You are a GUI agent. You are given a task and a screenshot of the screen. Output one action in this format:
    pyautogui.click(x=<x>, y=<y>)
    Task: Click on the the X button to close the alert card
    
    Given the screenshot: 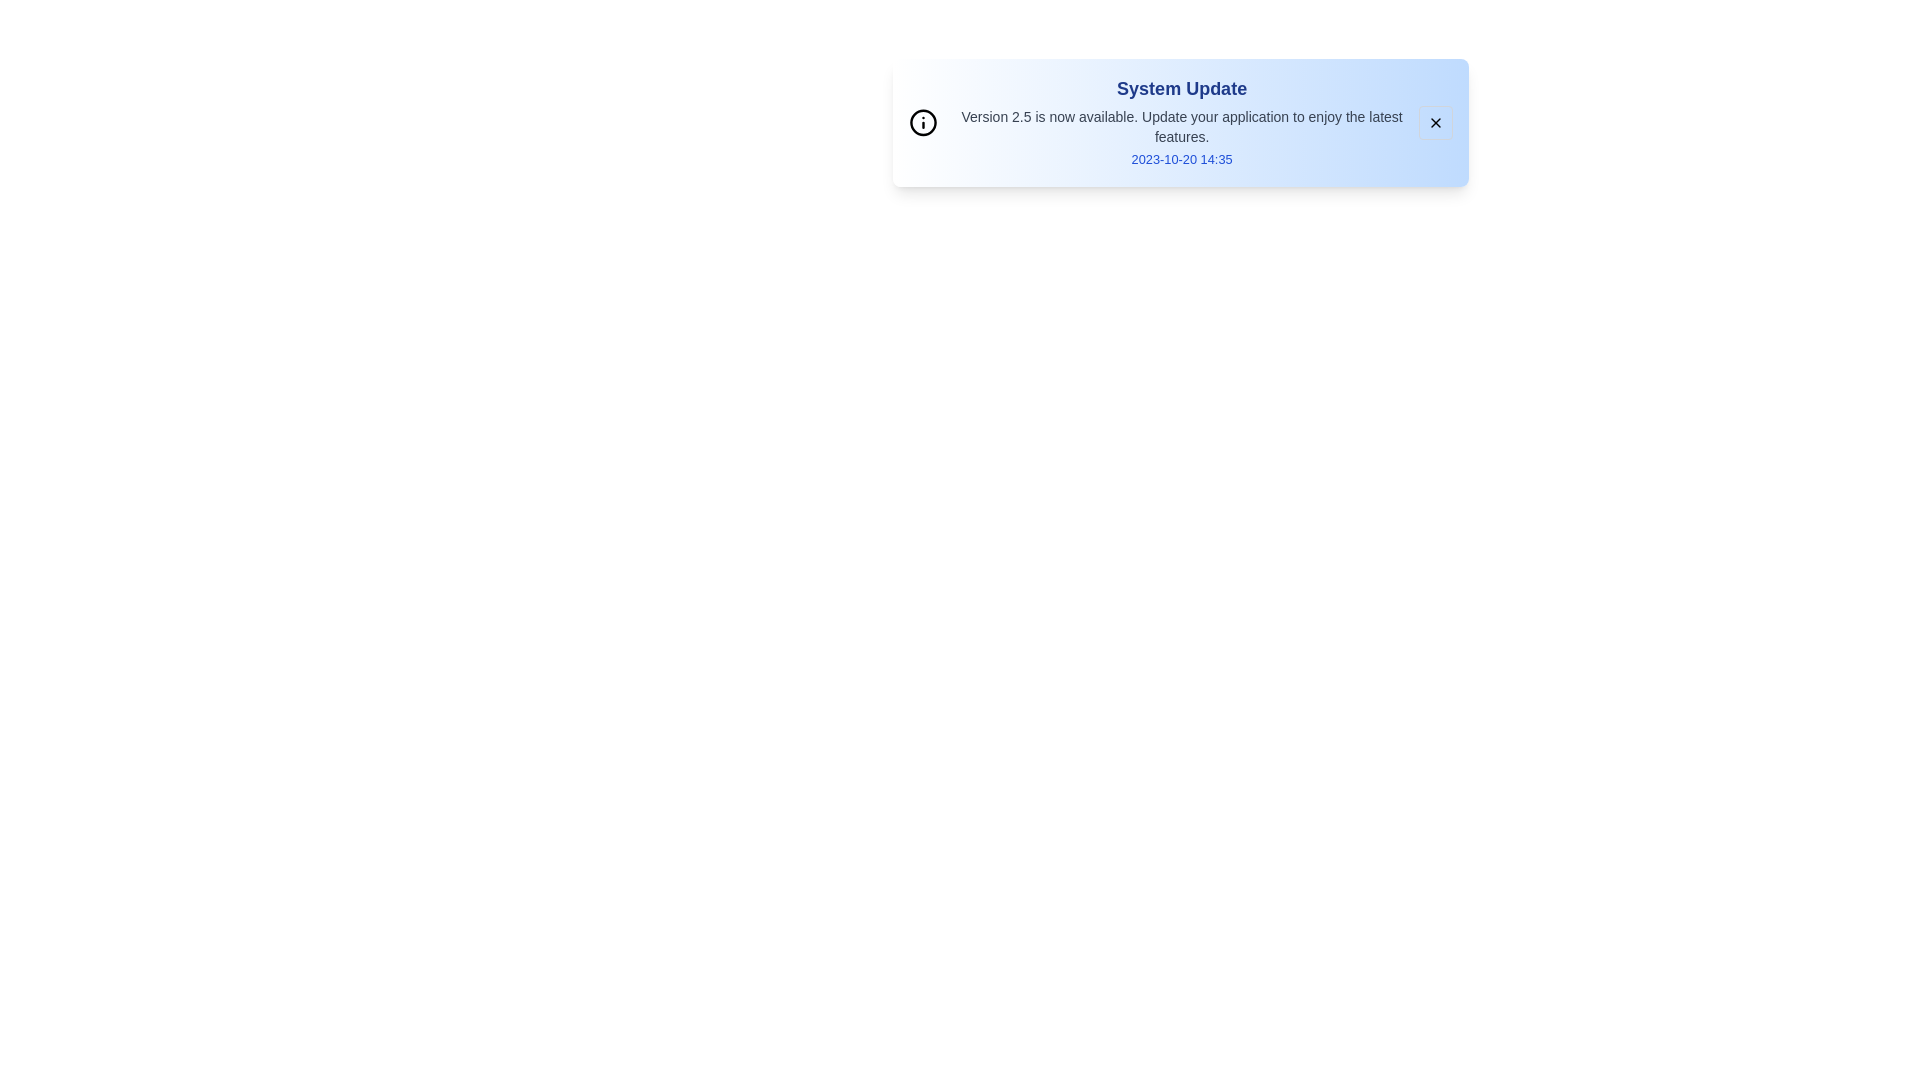 What is the action you would take?
    pyautogui.click(x=1434, y=123)
    